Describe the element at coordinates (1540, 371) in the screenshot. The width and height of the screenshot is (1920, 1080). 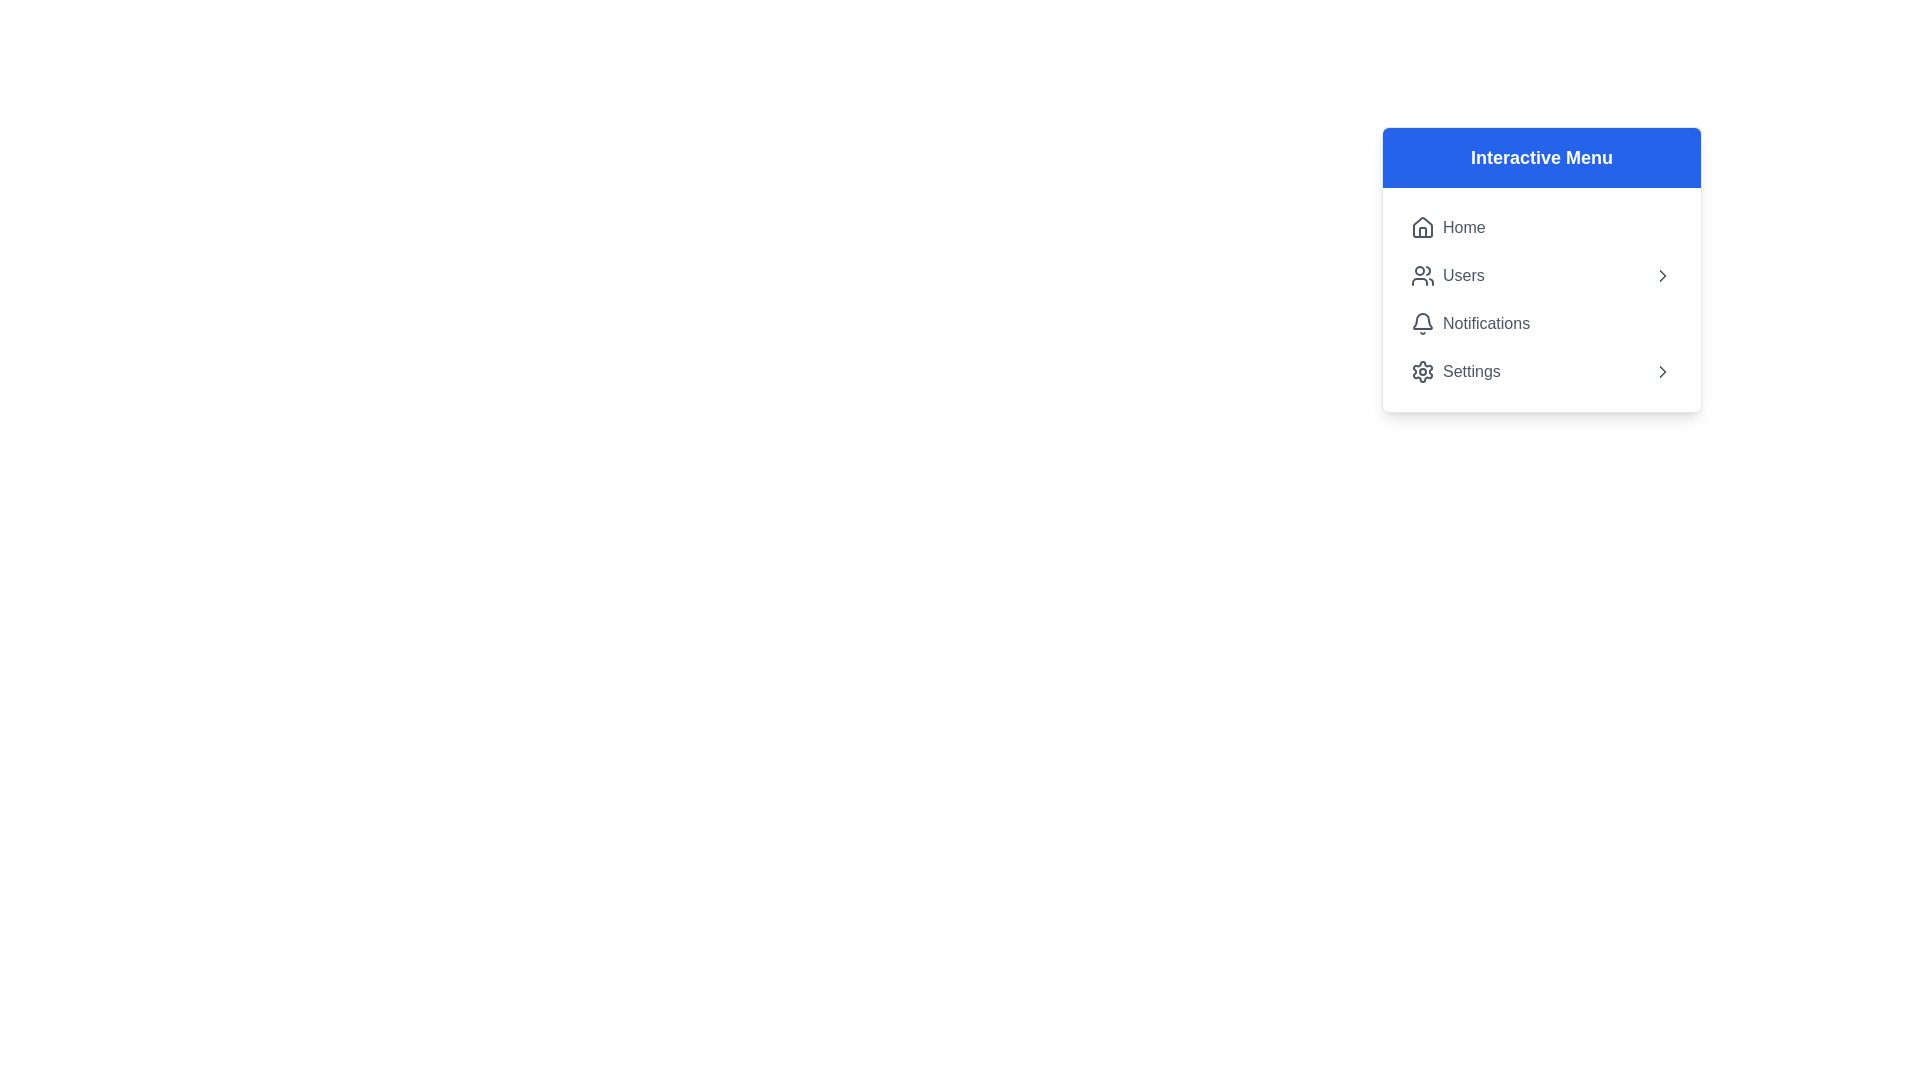
I see `the List item with embedded elements (icon, text, arrow) that serves as a navigation option for accessing settings by` at that location.